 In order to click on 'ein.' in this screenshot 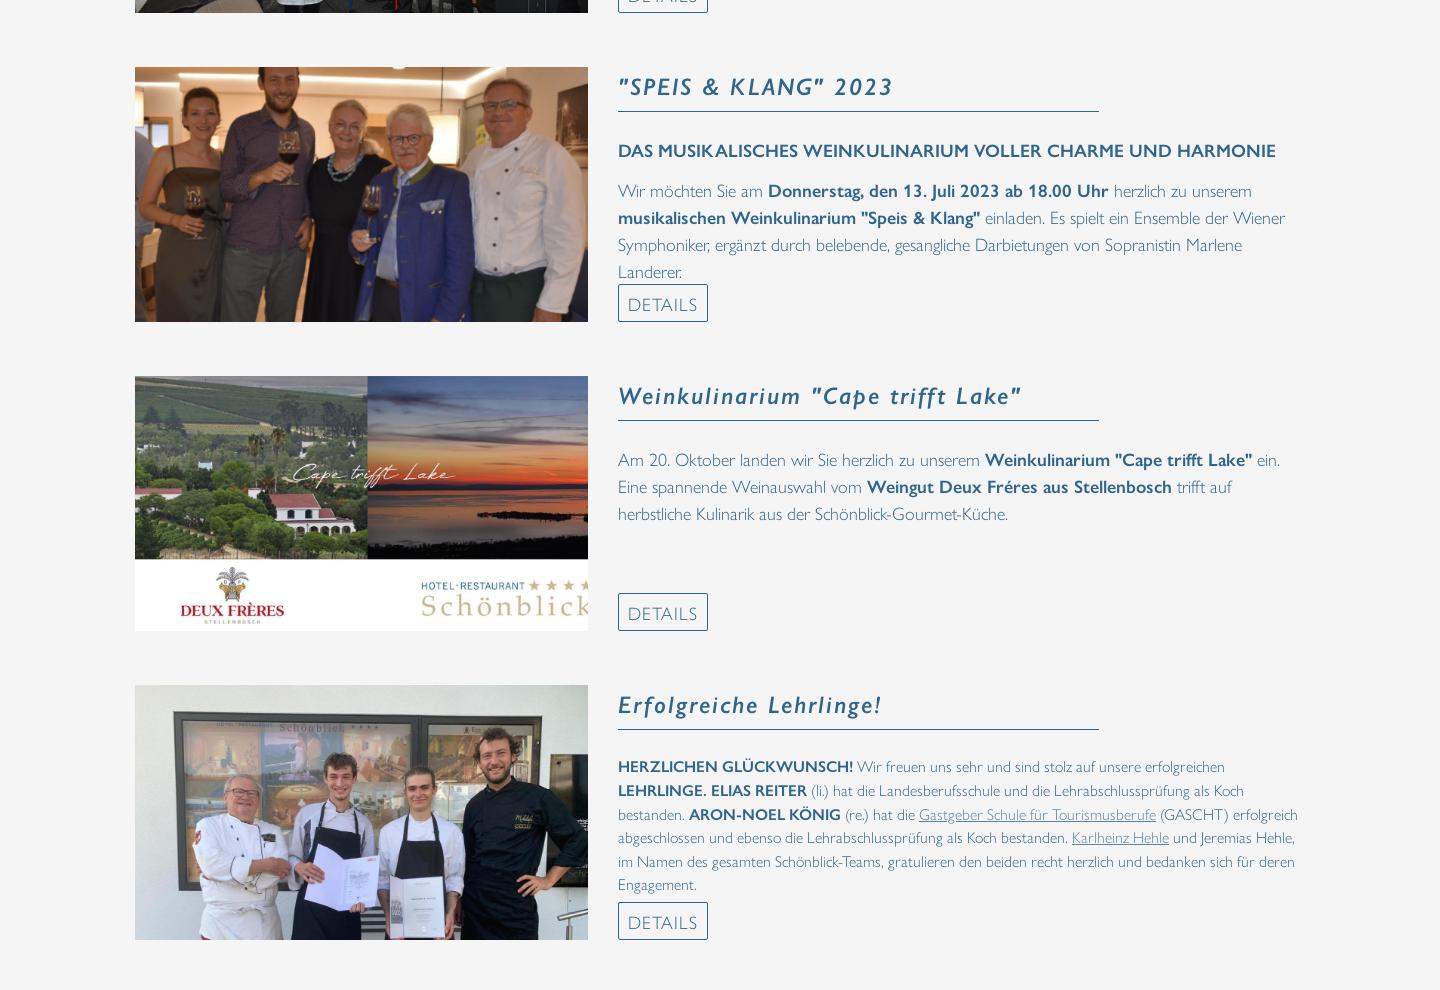, I will do `click(1268, 458)`.